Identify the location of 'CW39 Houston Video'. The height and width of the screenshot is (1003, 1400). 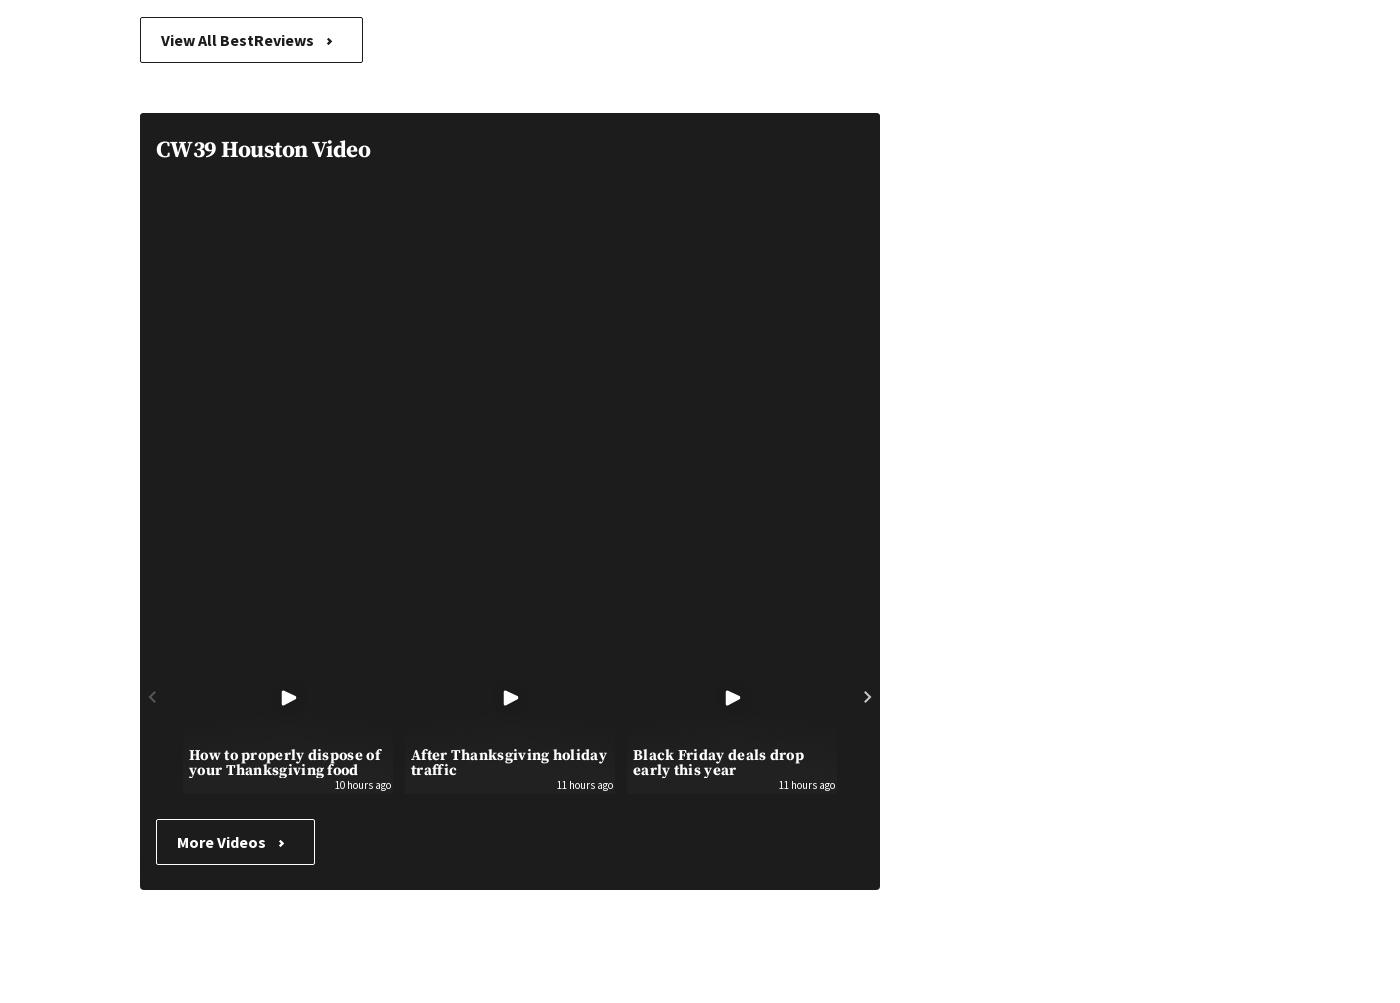
(263, 149).